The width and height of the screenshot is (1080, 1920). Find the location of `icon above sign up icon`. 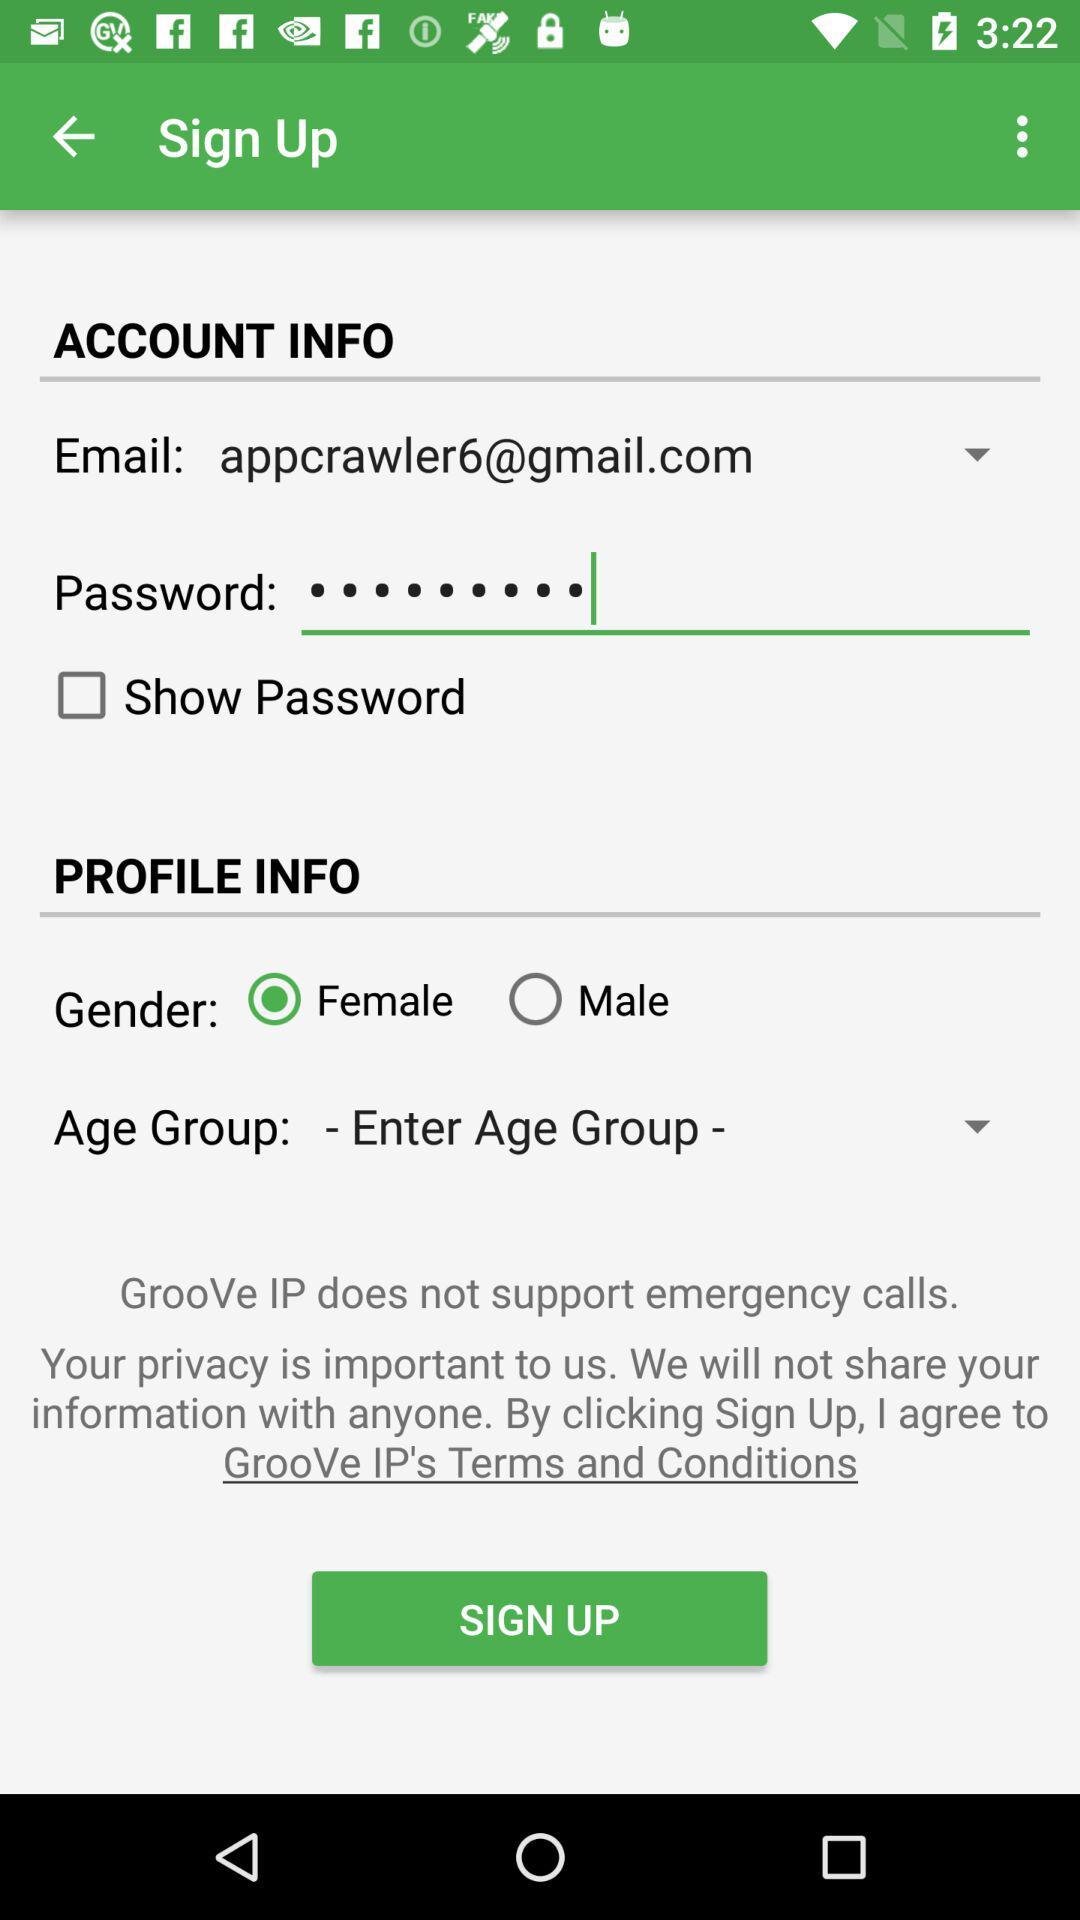

icon above sign up icon is located at coordinates (540, 1410).